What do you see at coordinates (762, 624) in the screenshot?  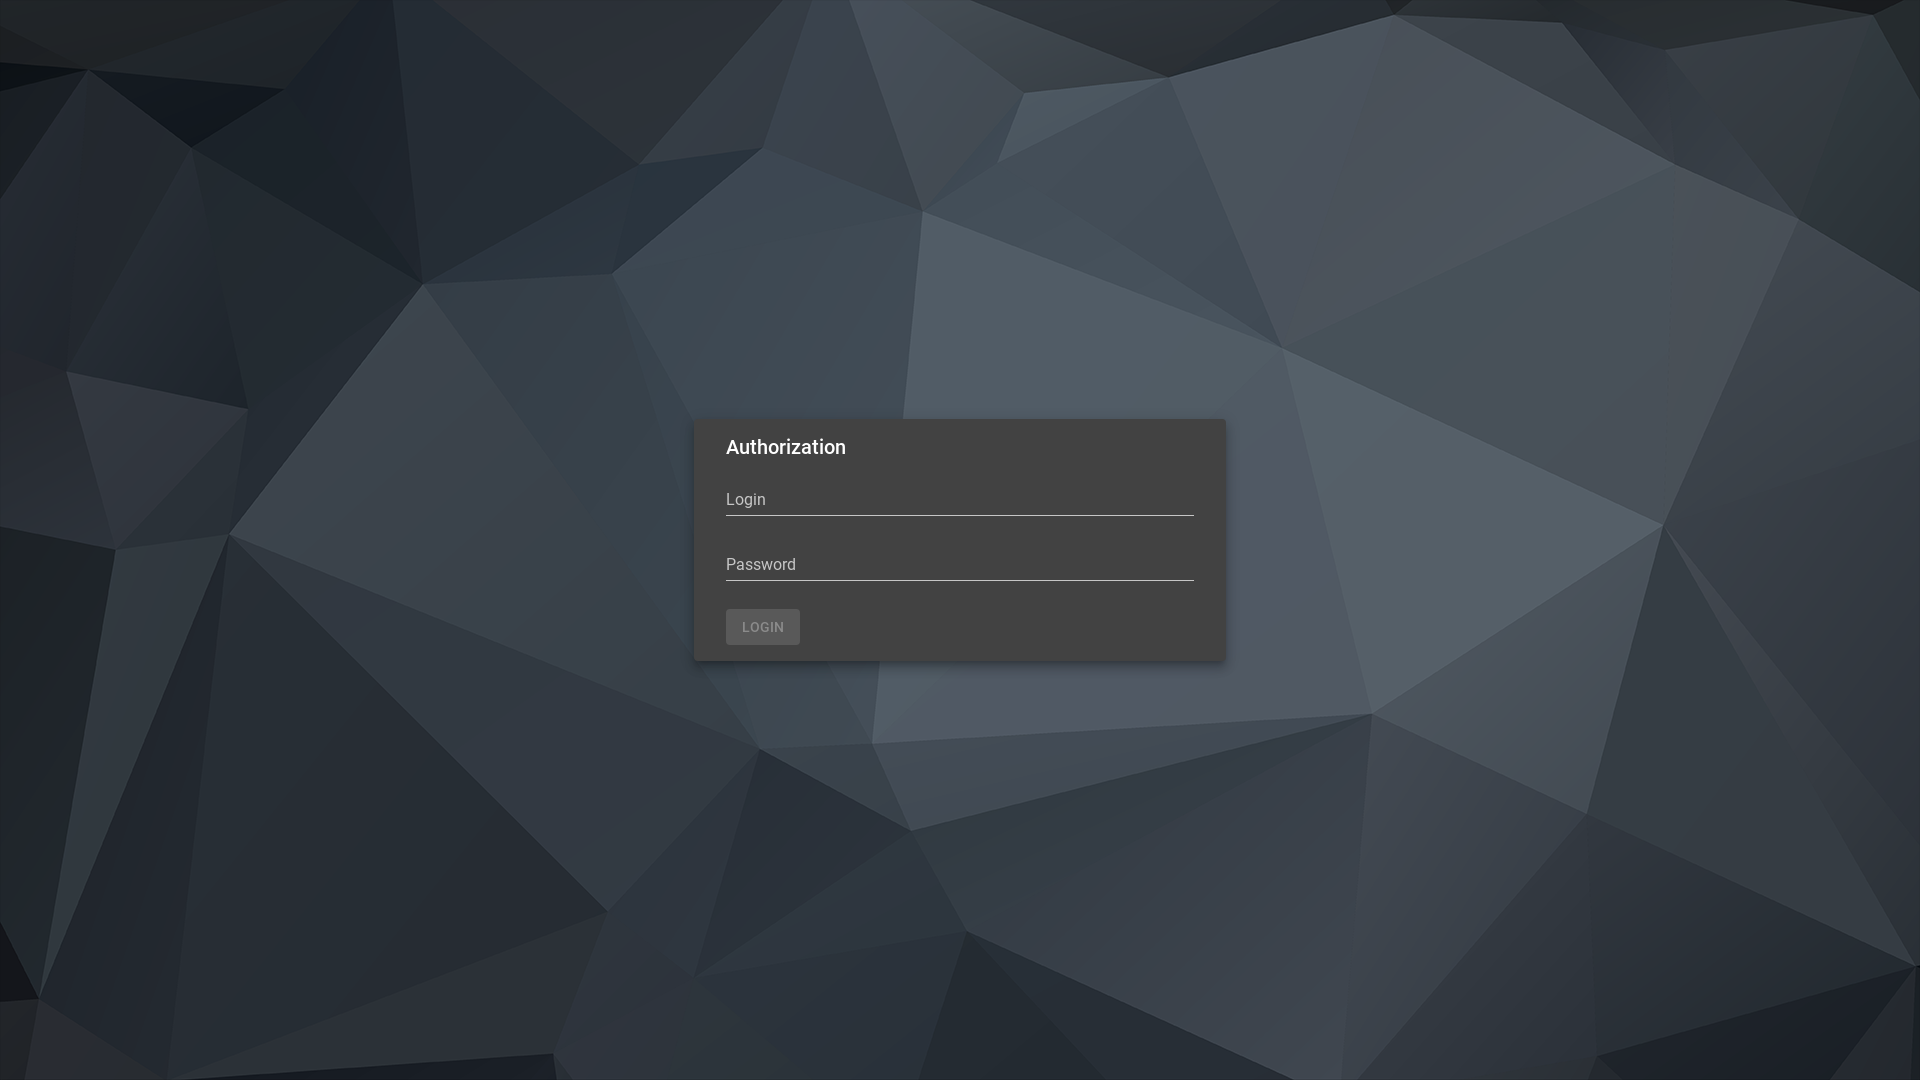 I see `'LOGIN'` at bounding box center [762, 624].